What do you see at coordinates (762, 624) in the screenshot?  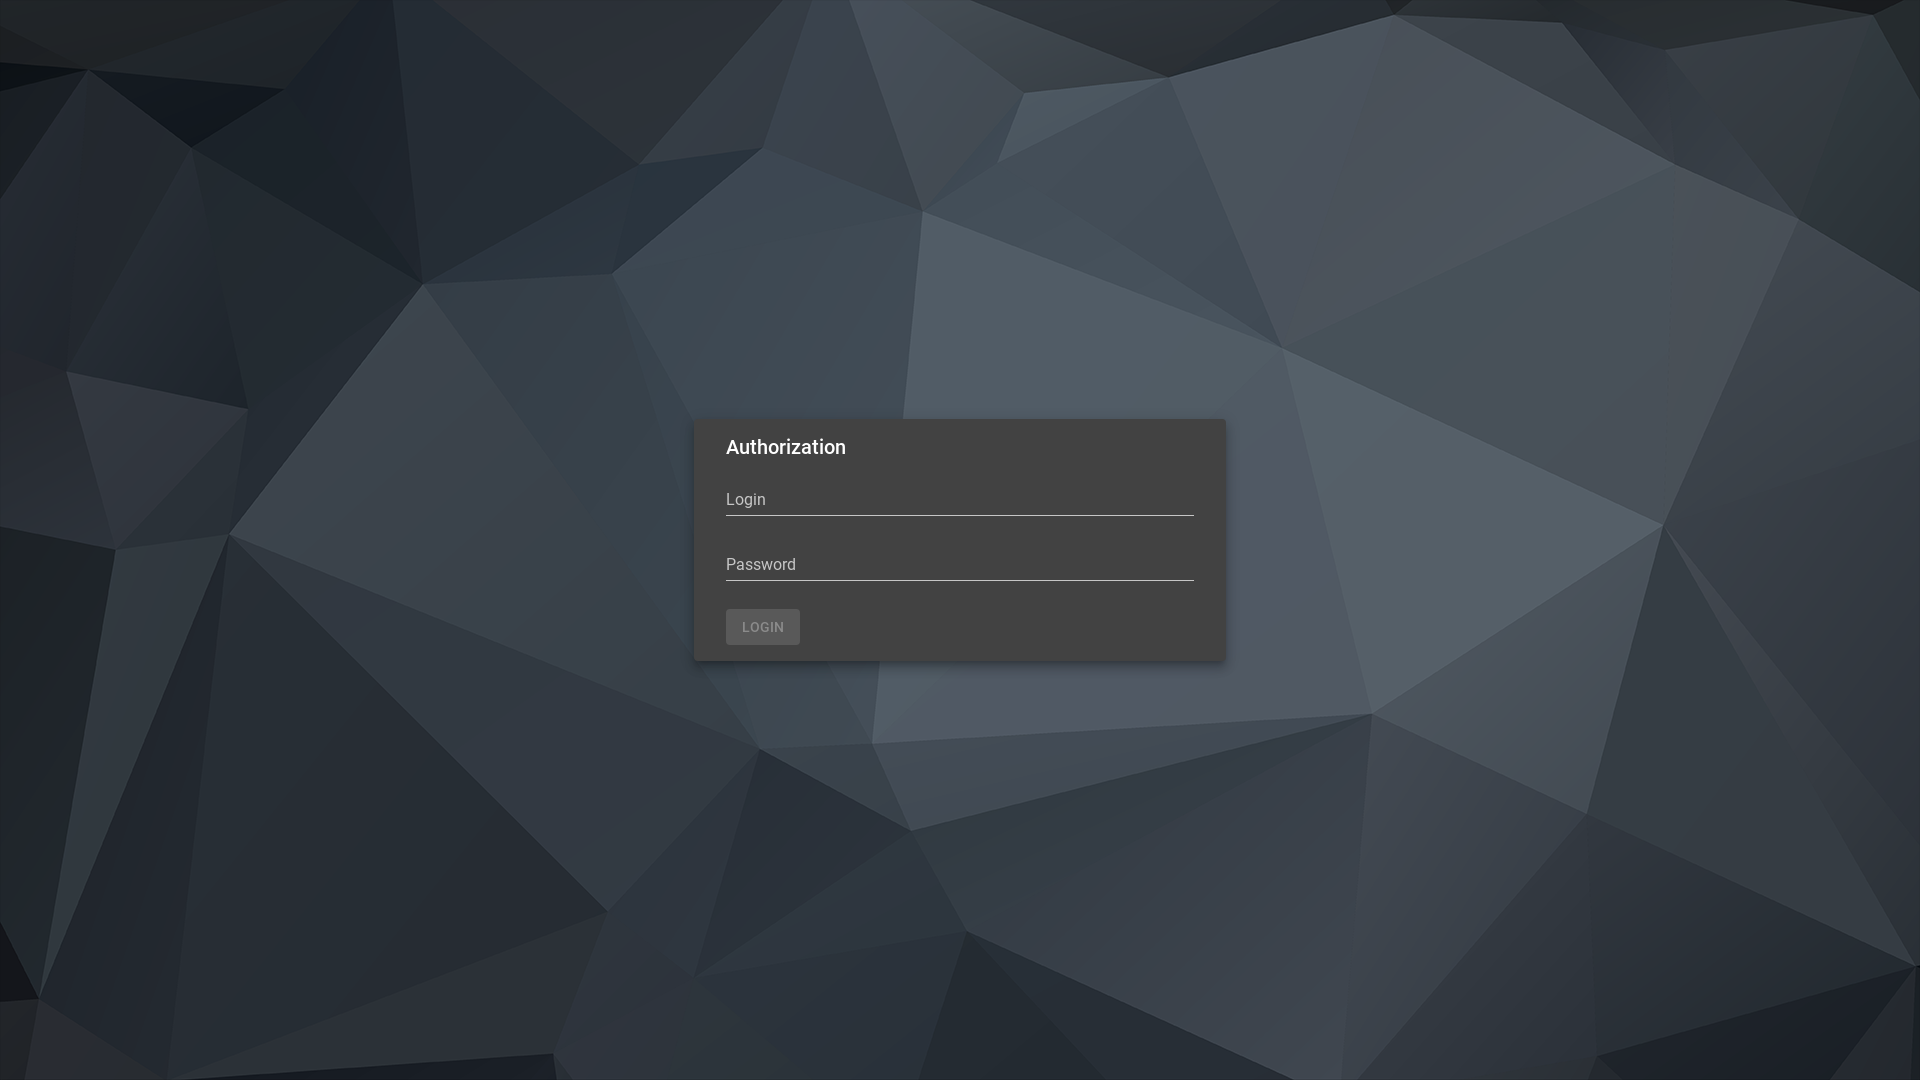 I see `'LOGIN'` at bounding box center [762, 624].